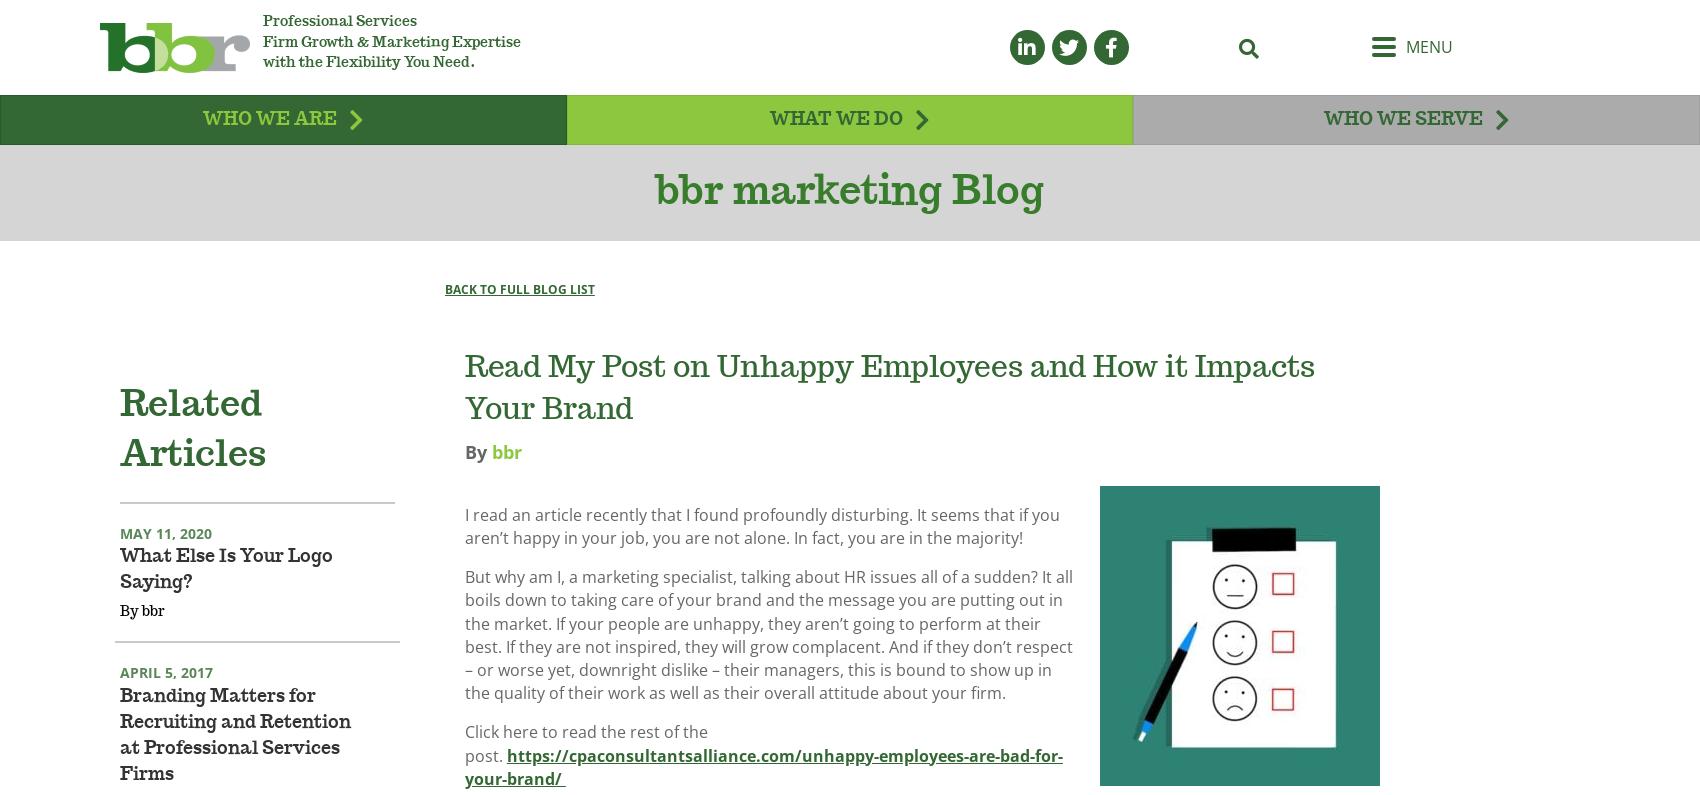 The width and height of the screenshot is (1700, 795). Describe the element at coordinates (463, 553) in the screenshot. I see `'I read an article recently that I found profoundly disturbing. It seems that if you aren’t happy in your job, you are not alone. In fact, you are in the majority!'` at that location.